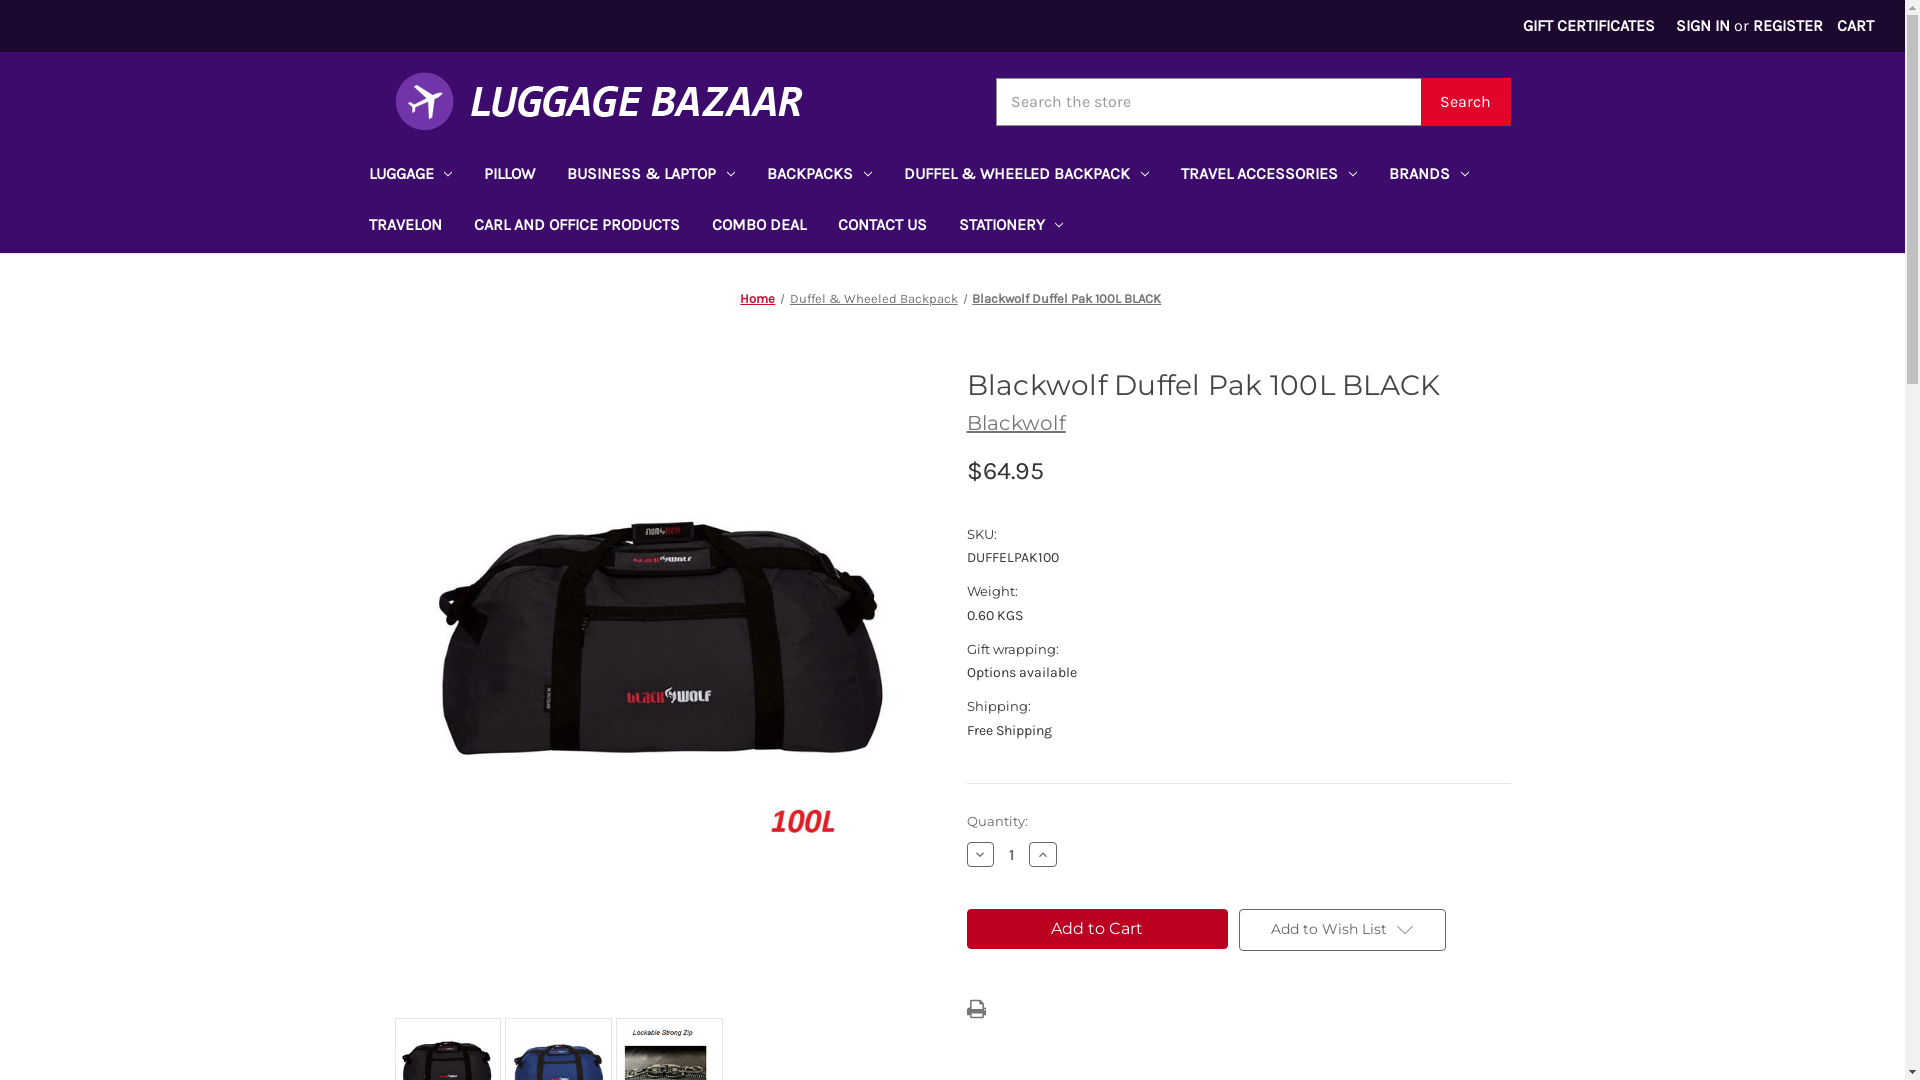 This screenshot has width=1920, height=1080. I want to click on 'Add to Cart', so click(965, 929).